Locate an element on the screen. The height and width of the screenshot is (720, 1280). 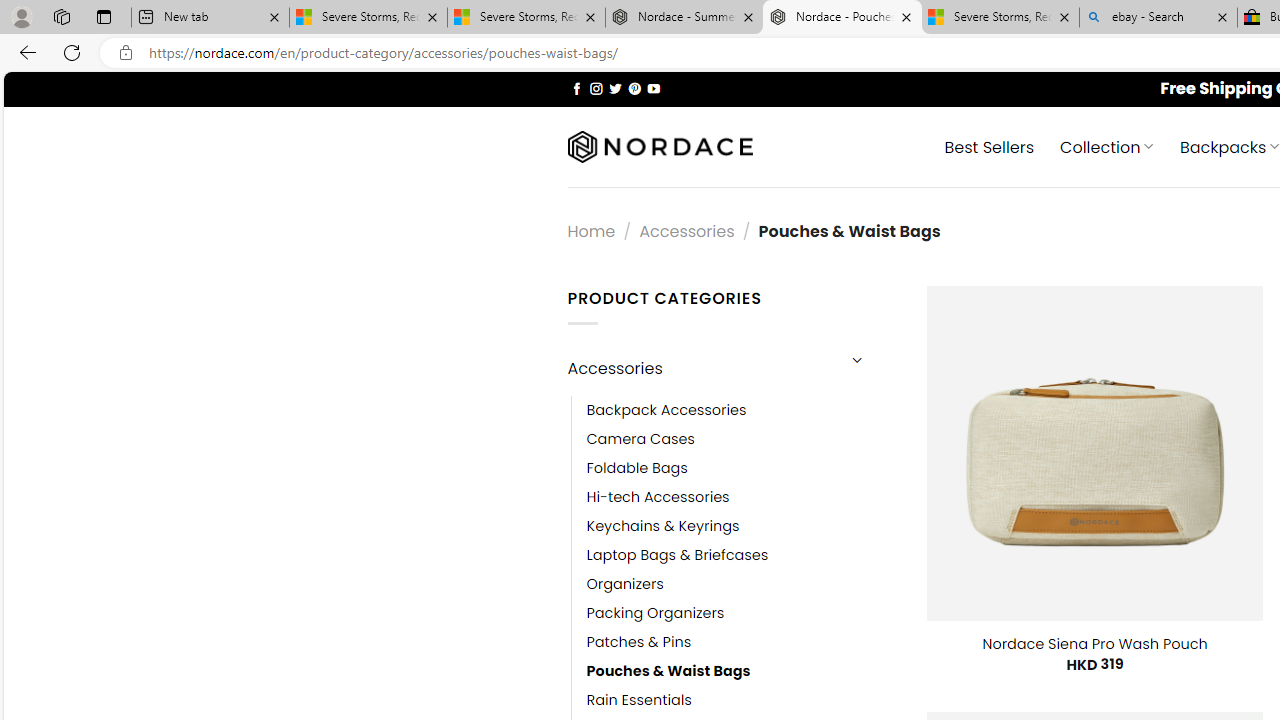
'Pouches & Waist Bags' is located at coordinates (668, 671).